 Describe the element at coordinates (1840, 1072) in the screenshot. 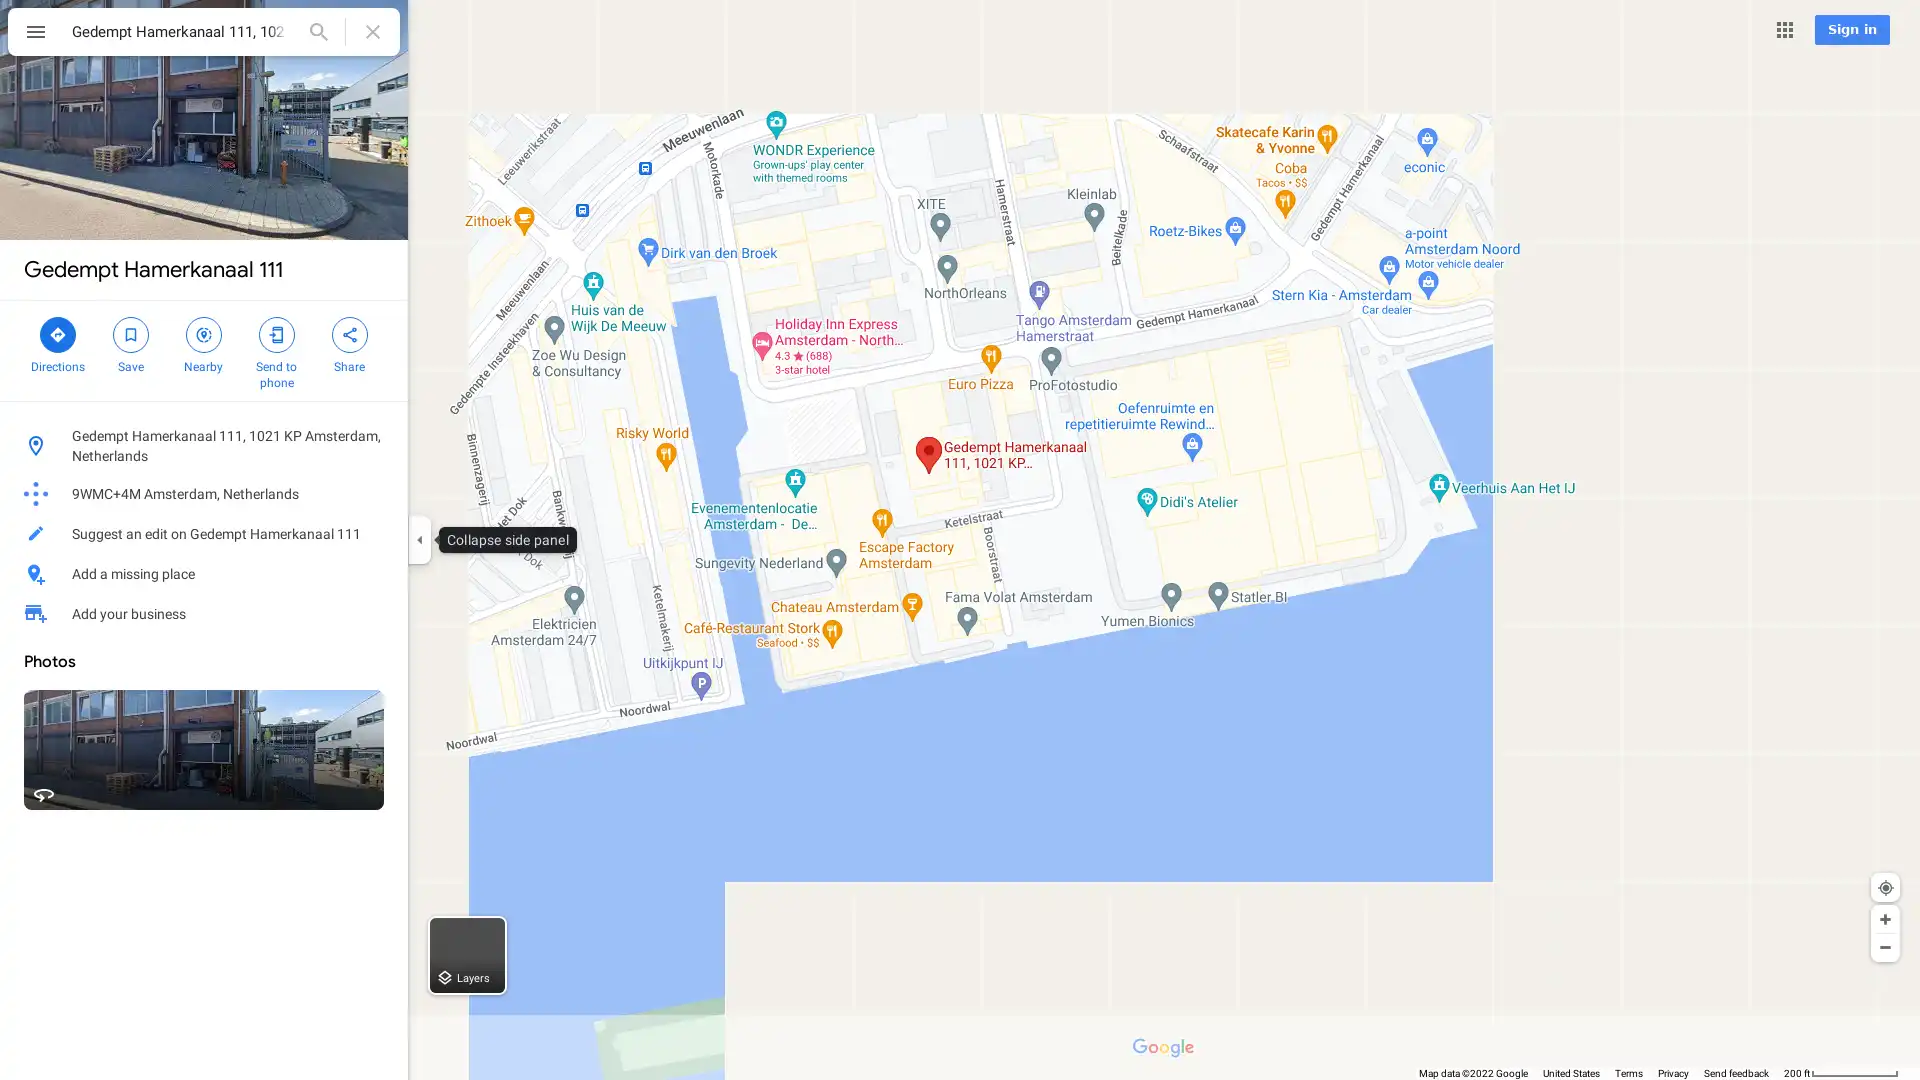

I see `200 ft` at that location.